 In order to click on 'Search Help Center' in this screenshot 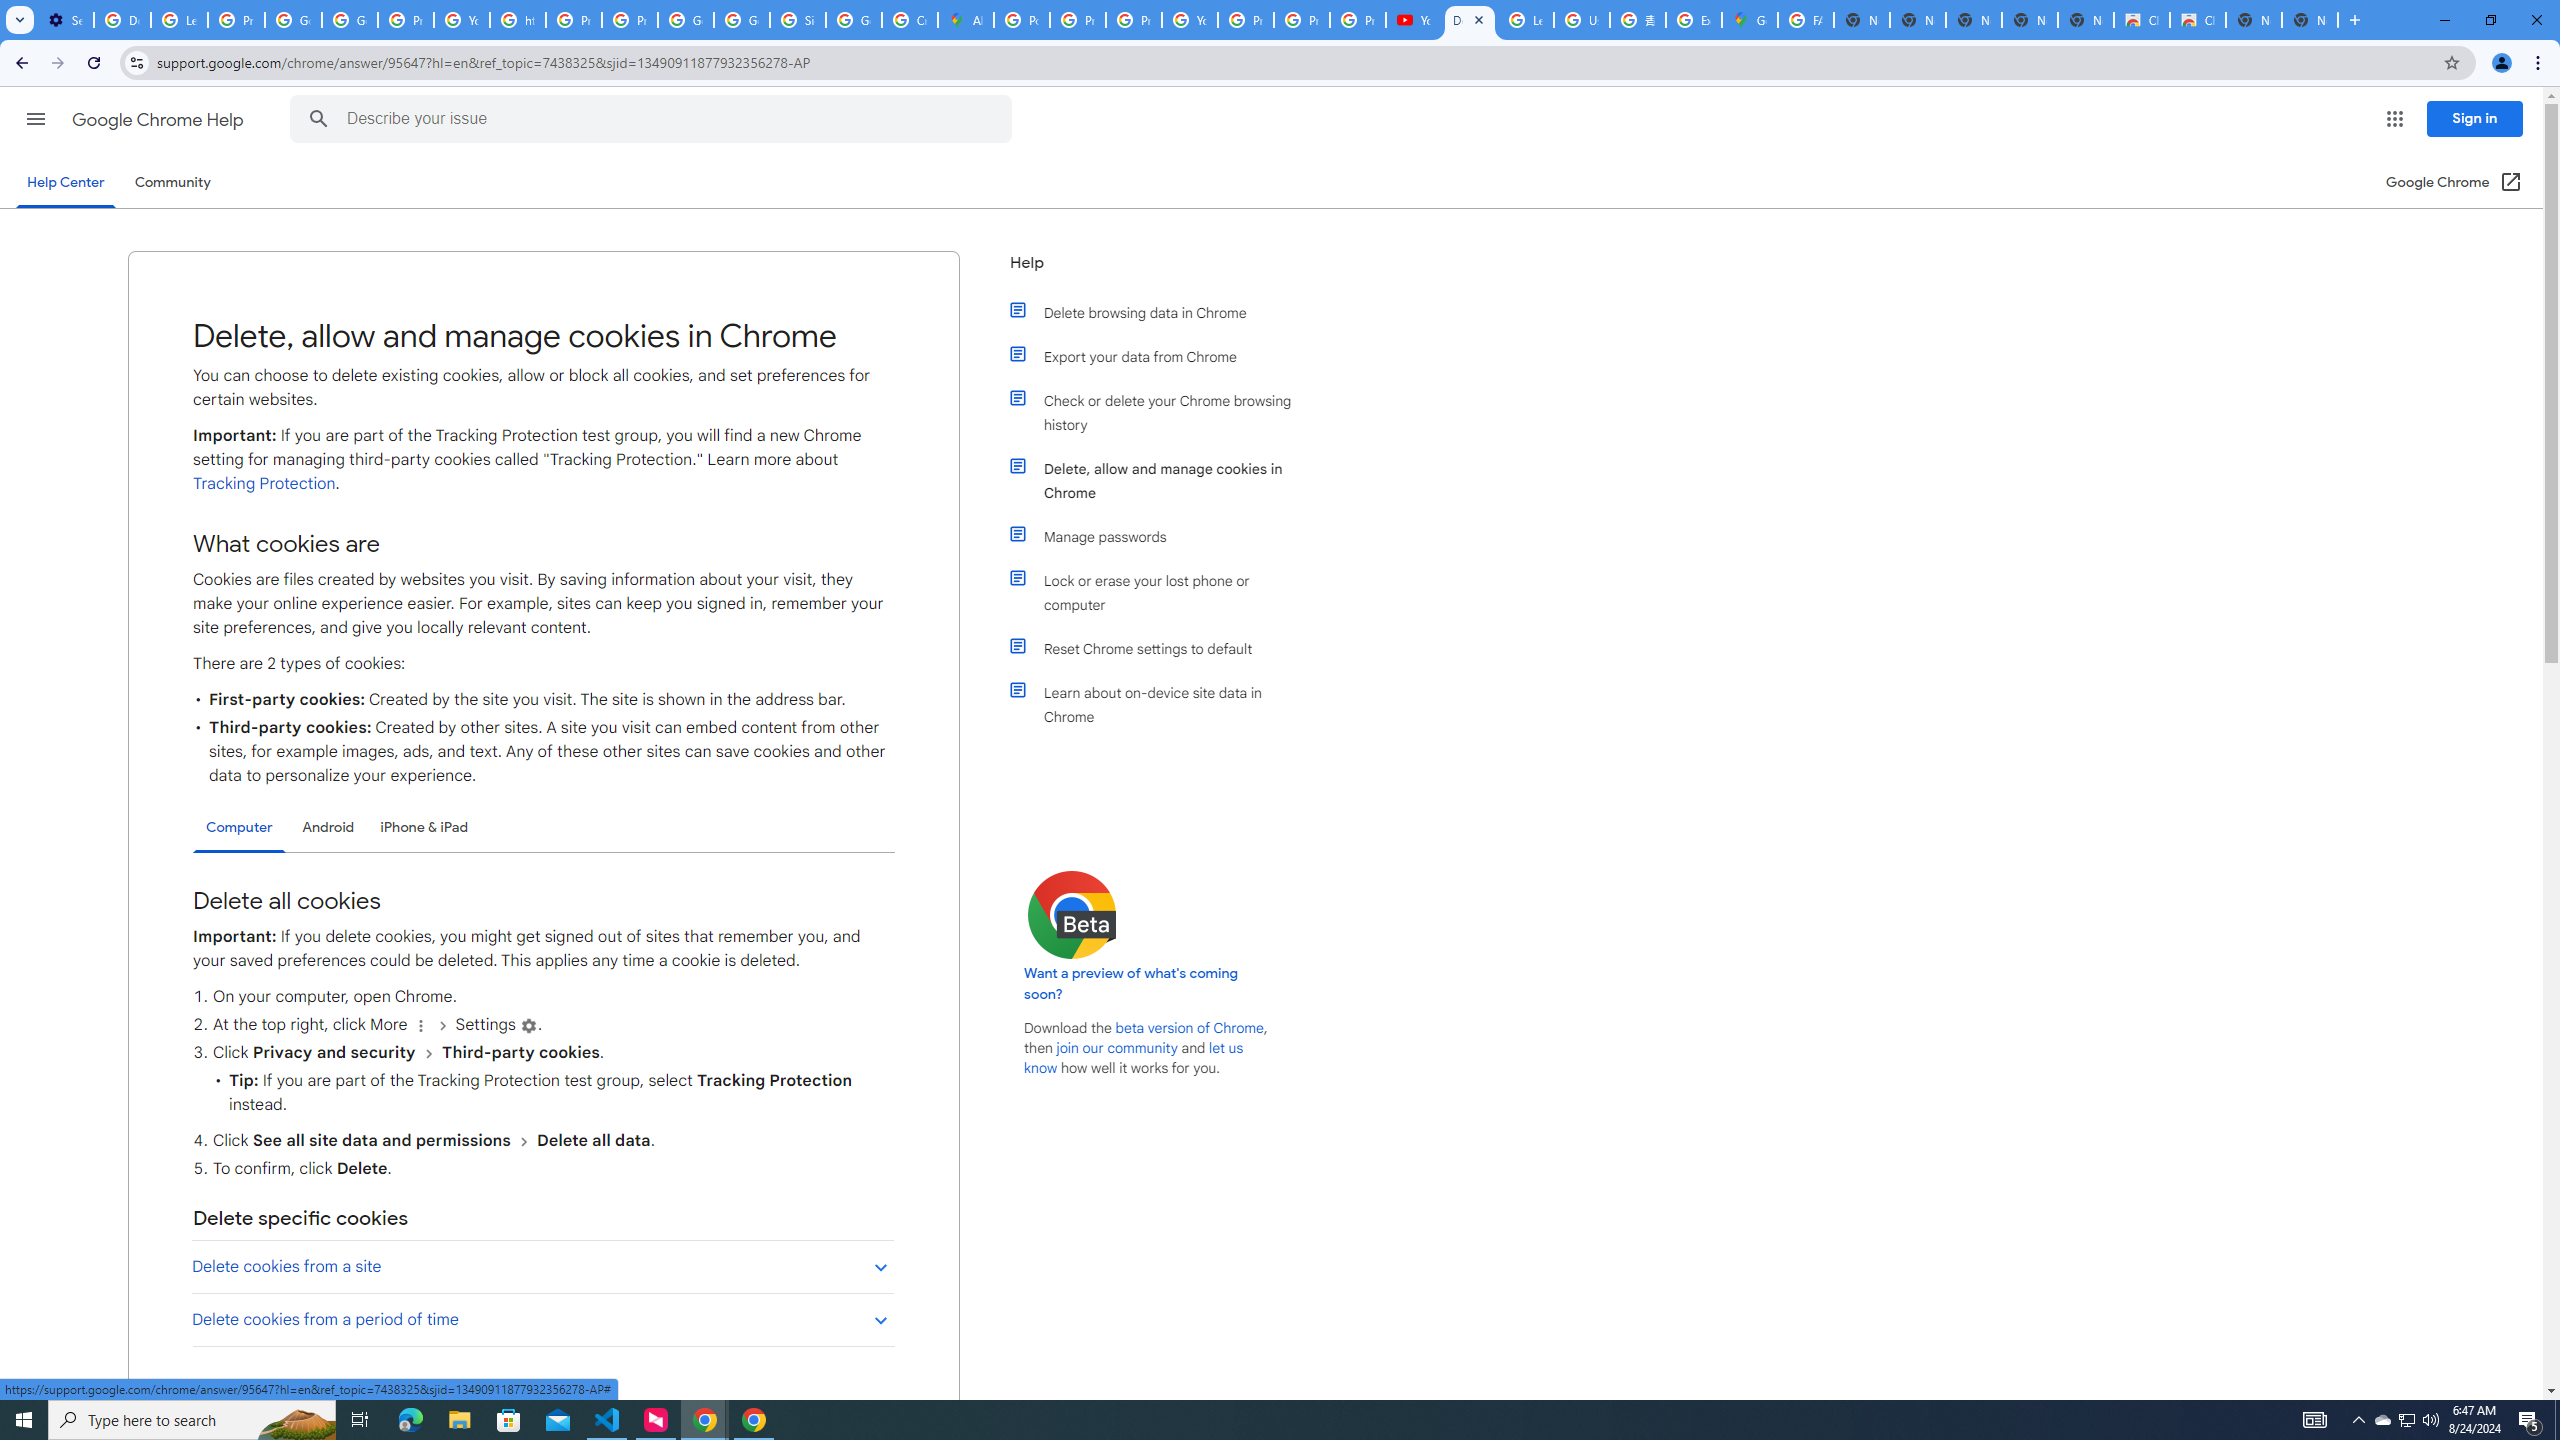, I will do `click(317, 118)`.